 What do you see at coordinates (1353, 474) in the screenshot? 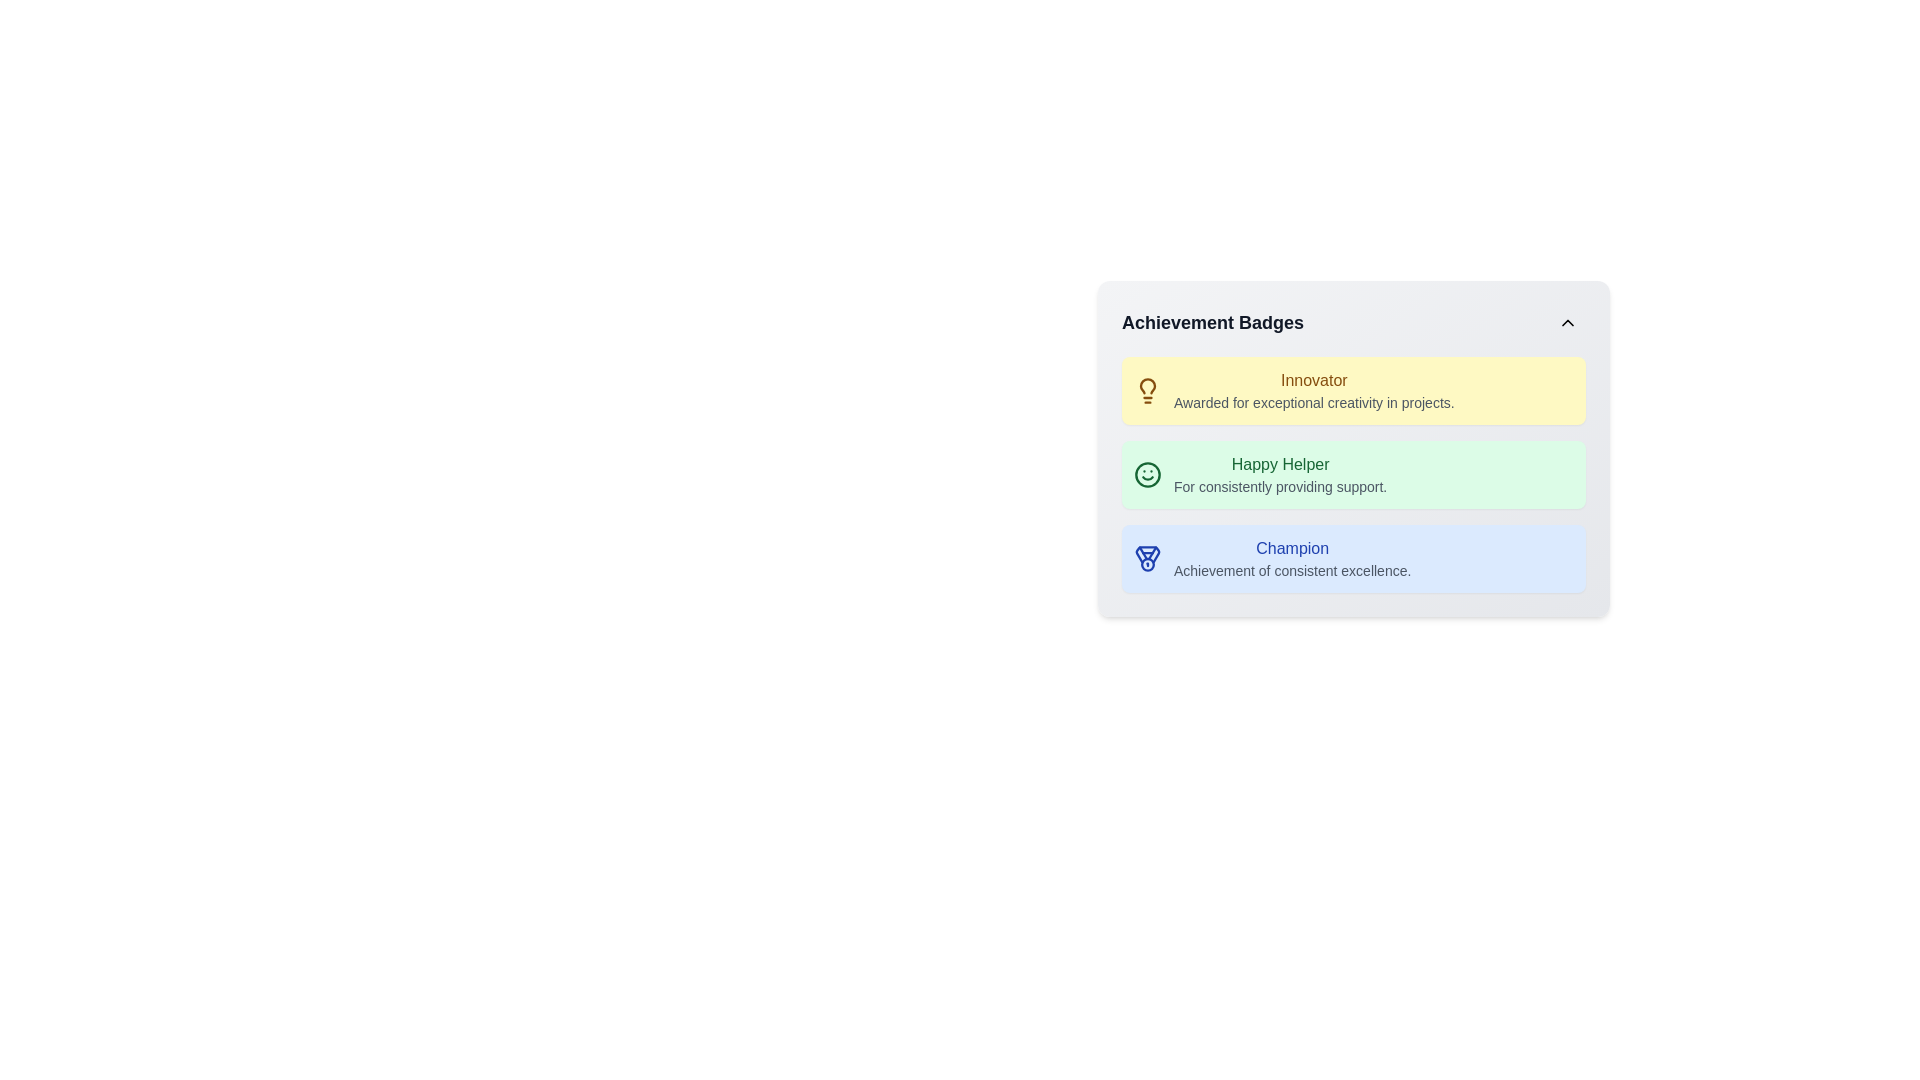
I see `the 'Happy Helper' informational badge, which is the second element in a vertical list of three awards, located centrally between the 'Innovator' and 'Champion' awards` at bounding box center [1353, 474].